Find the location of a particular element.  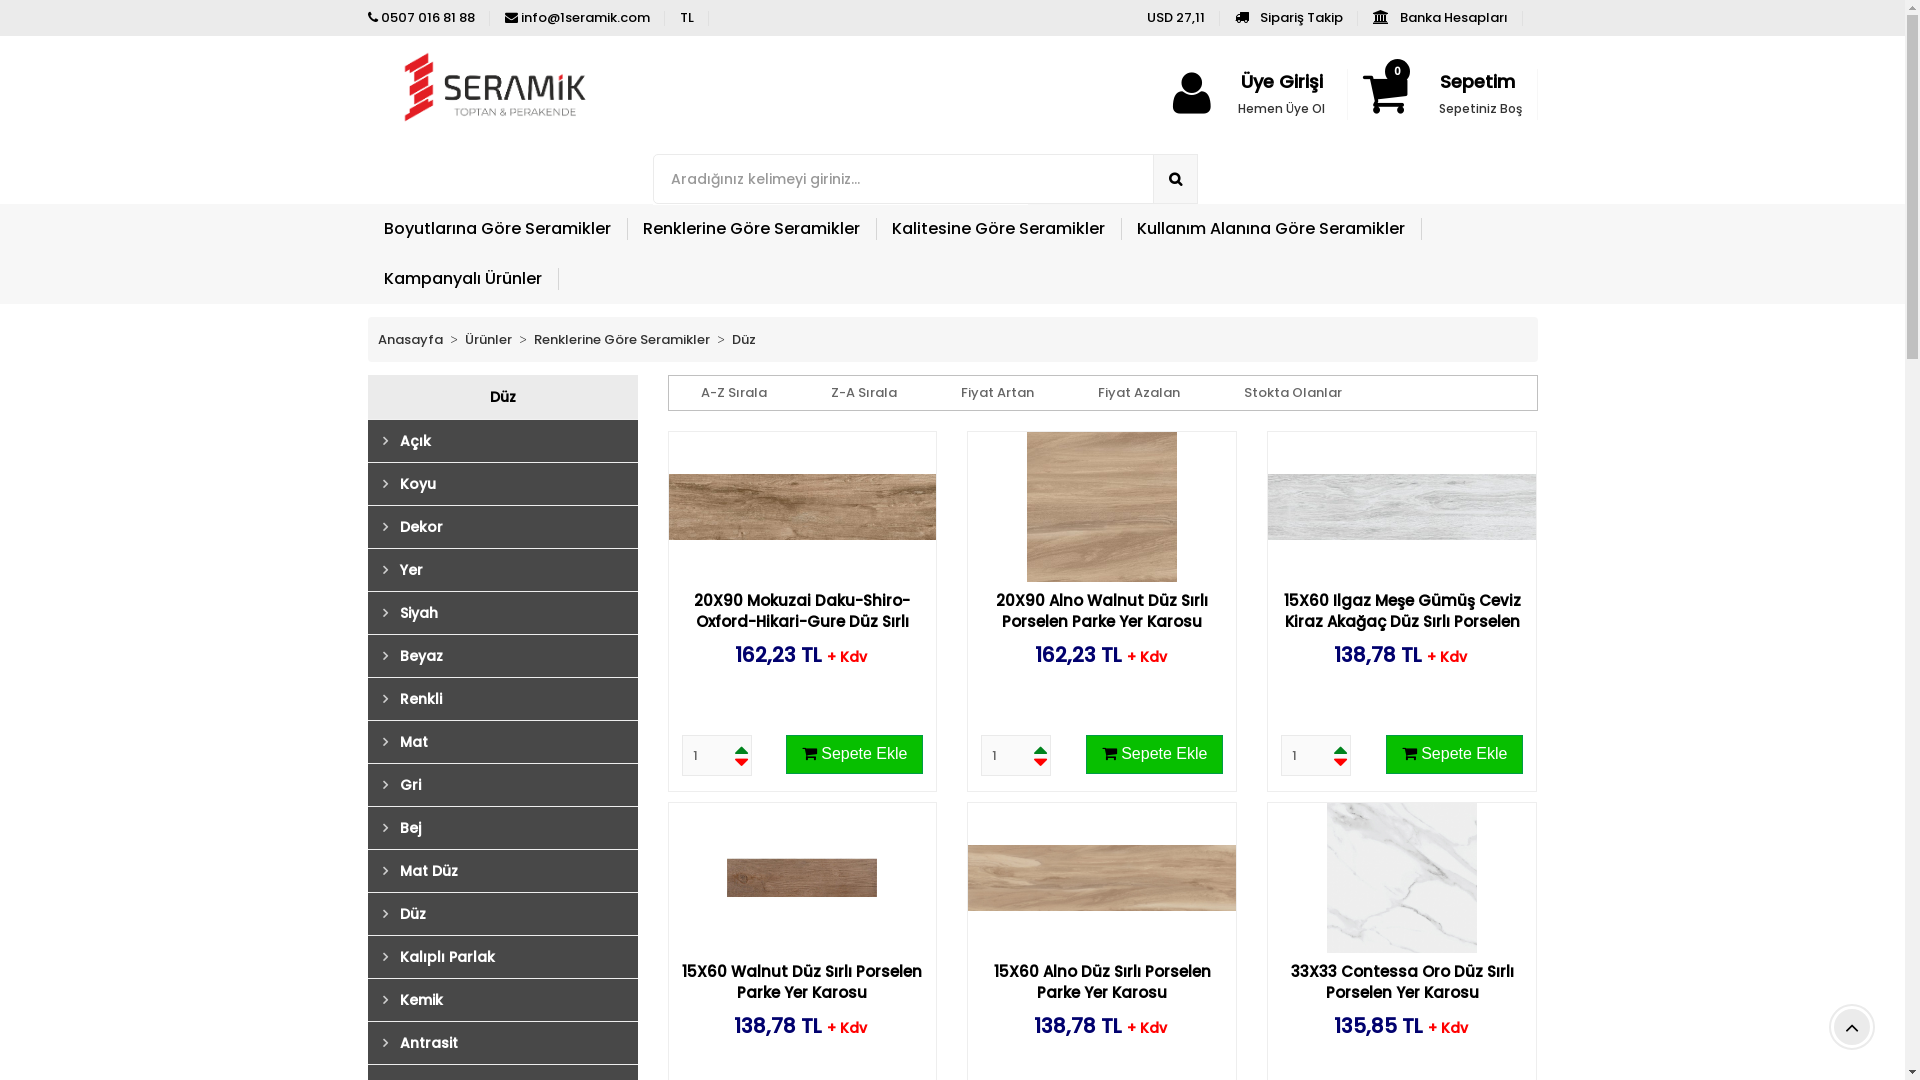

'Fiyat Artan' is located at coordinates (996, 393).